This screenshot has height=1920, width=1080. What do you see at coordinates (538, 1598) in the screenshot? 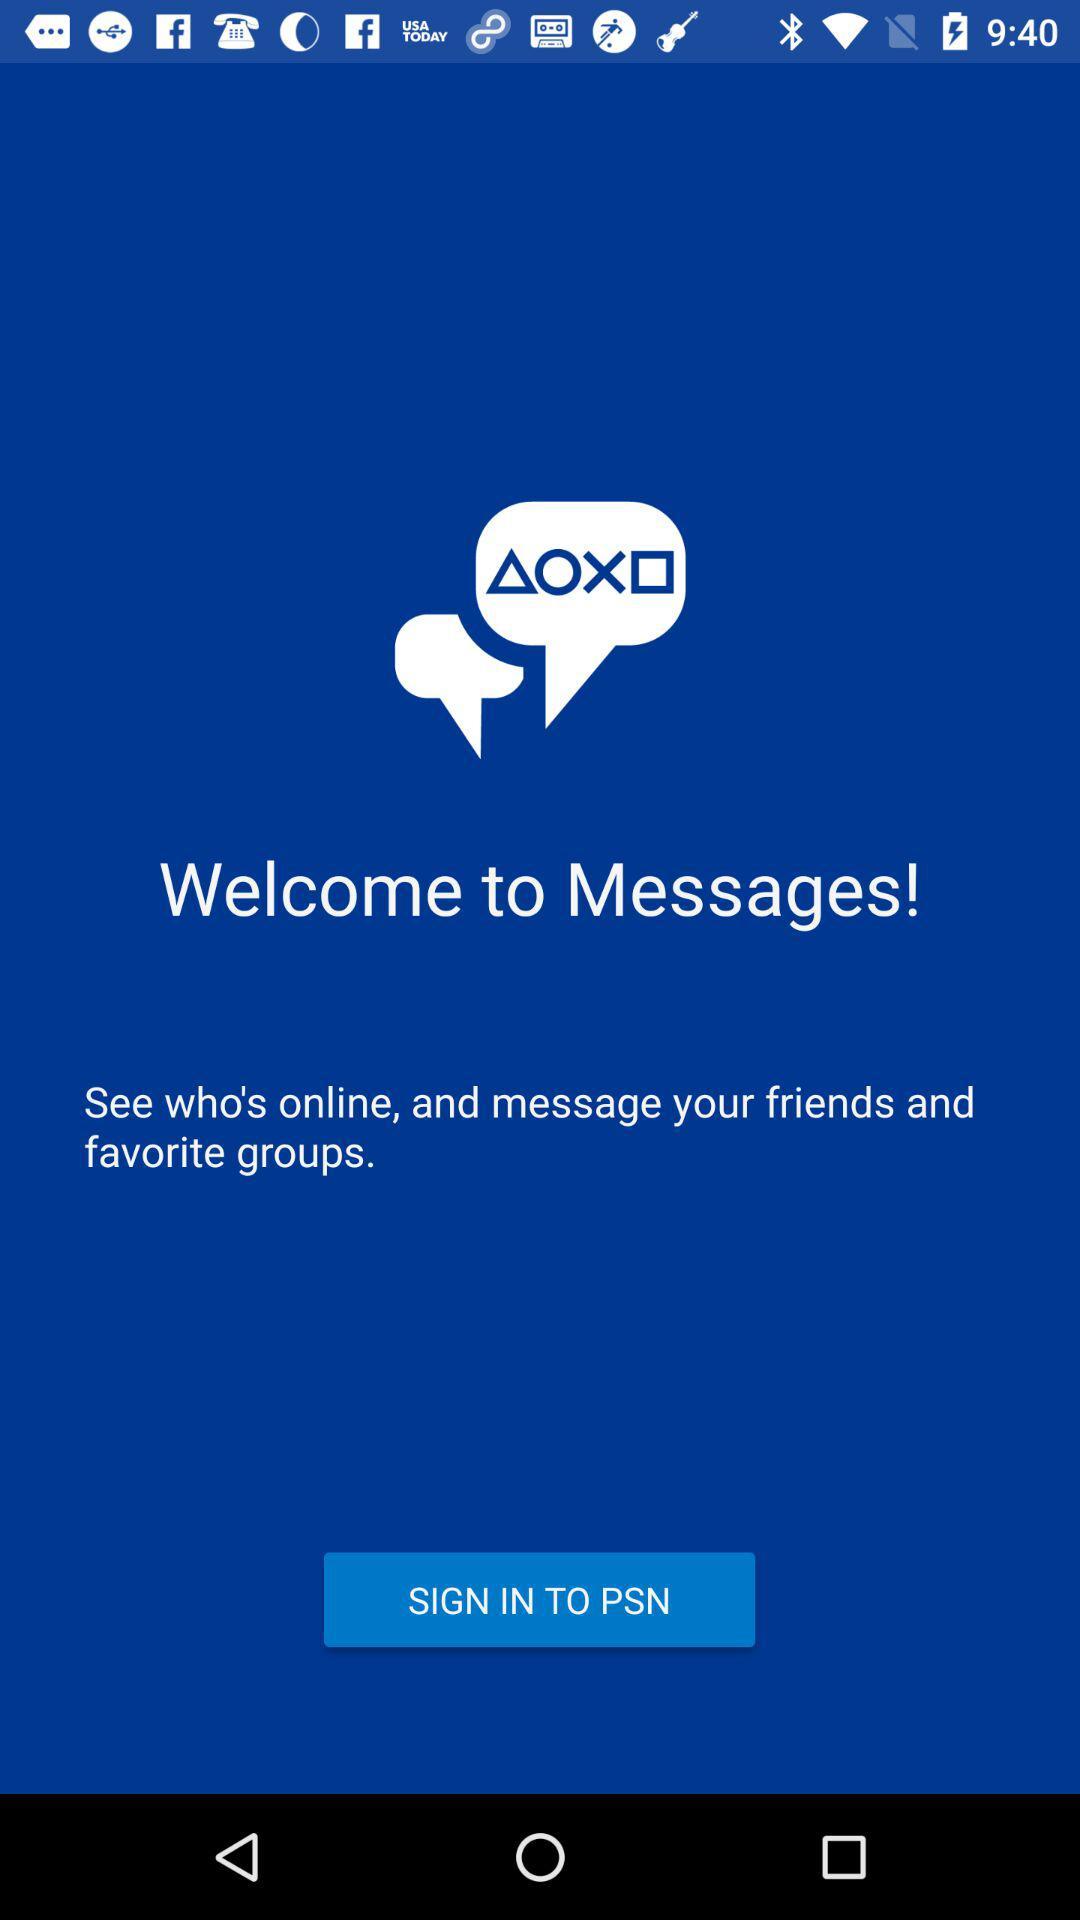
I see `sign in to item` at bounding box center [538, 1598].